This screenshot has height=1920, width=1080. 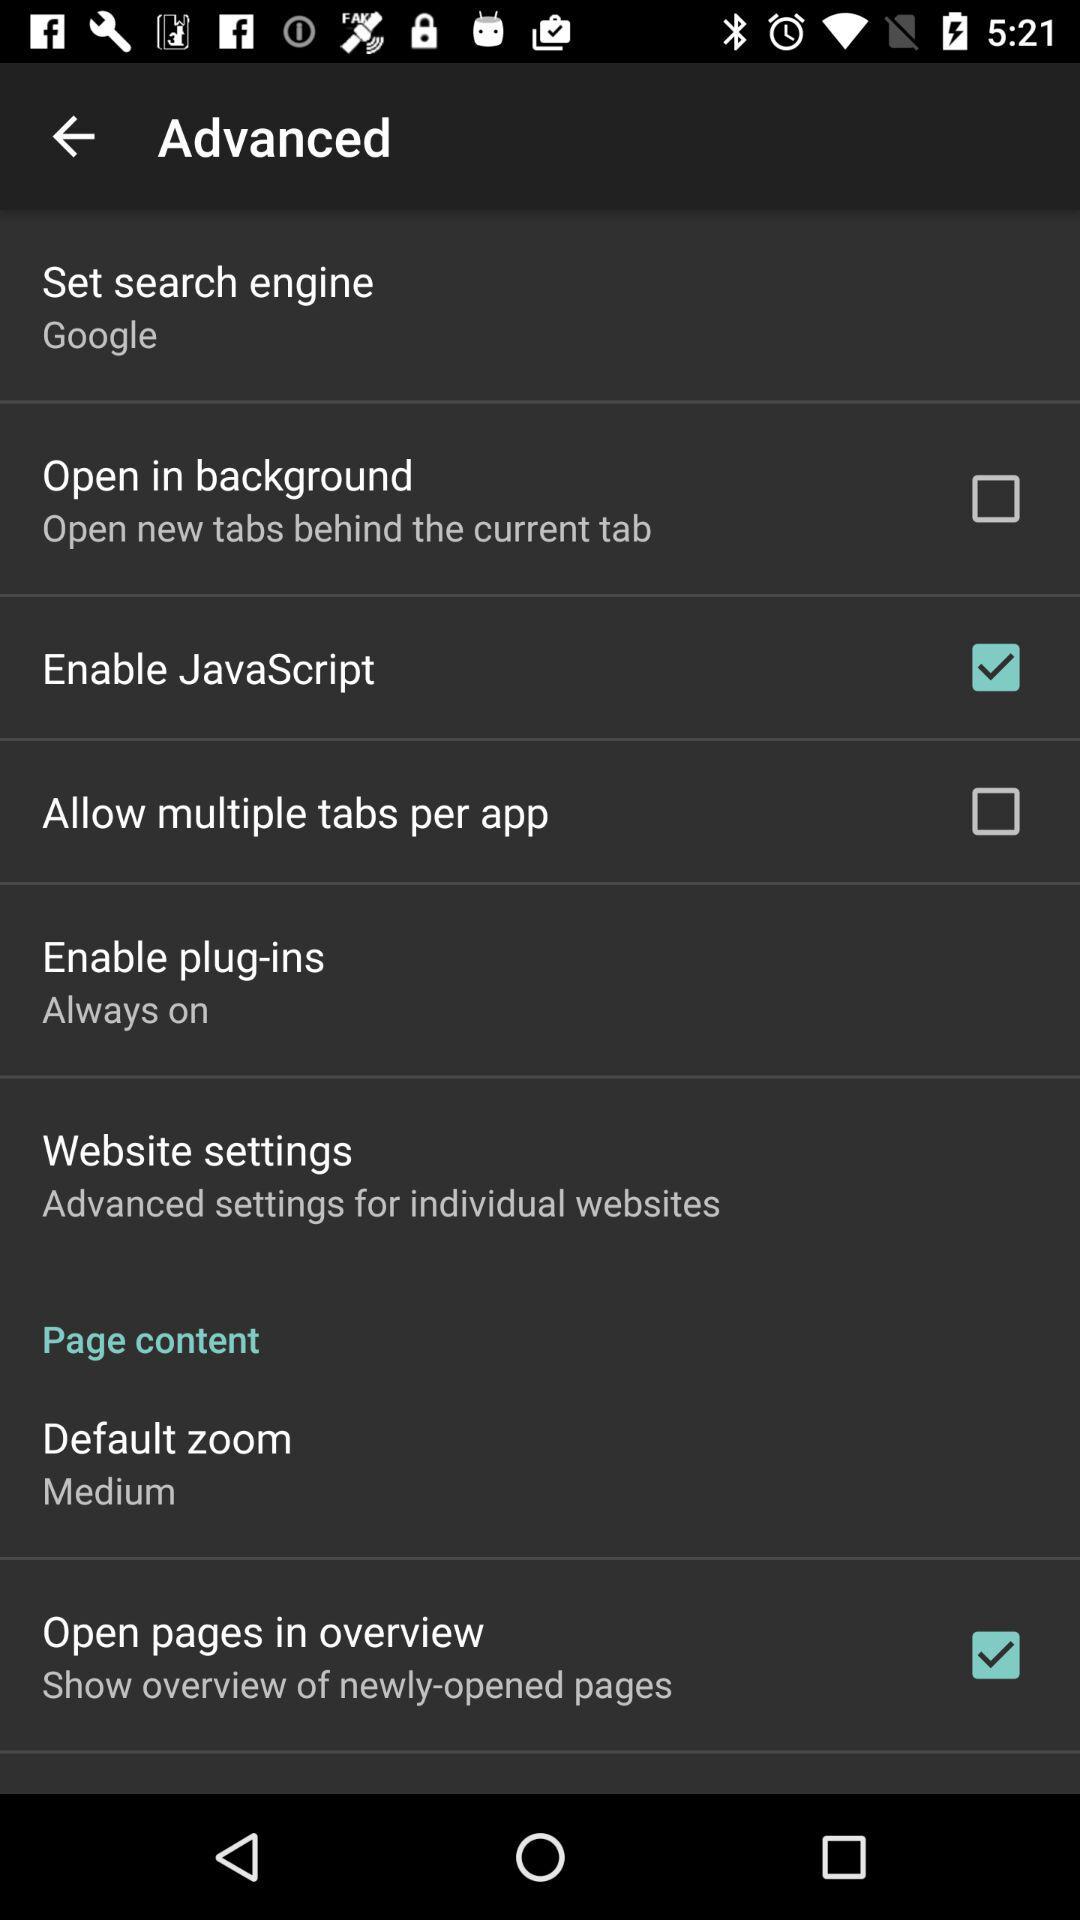 I want to click on the medium item, so click(x=109, y=1490).